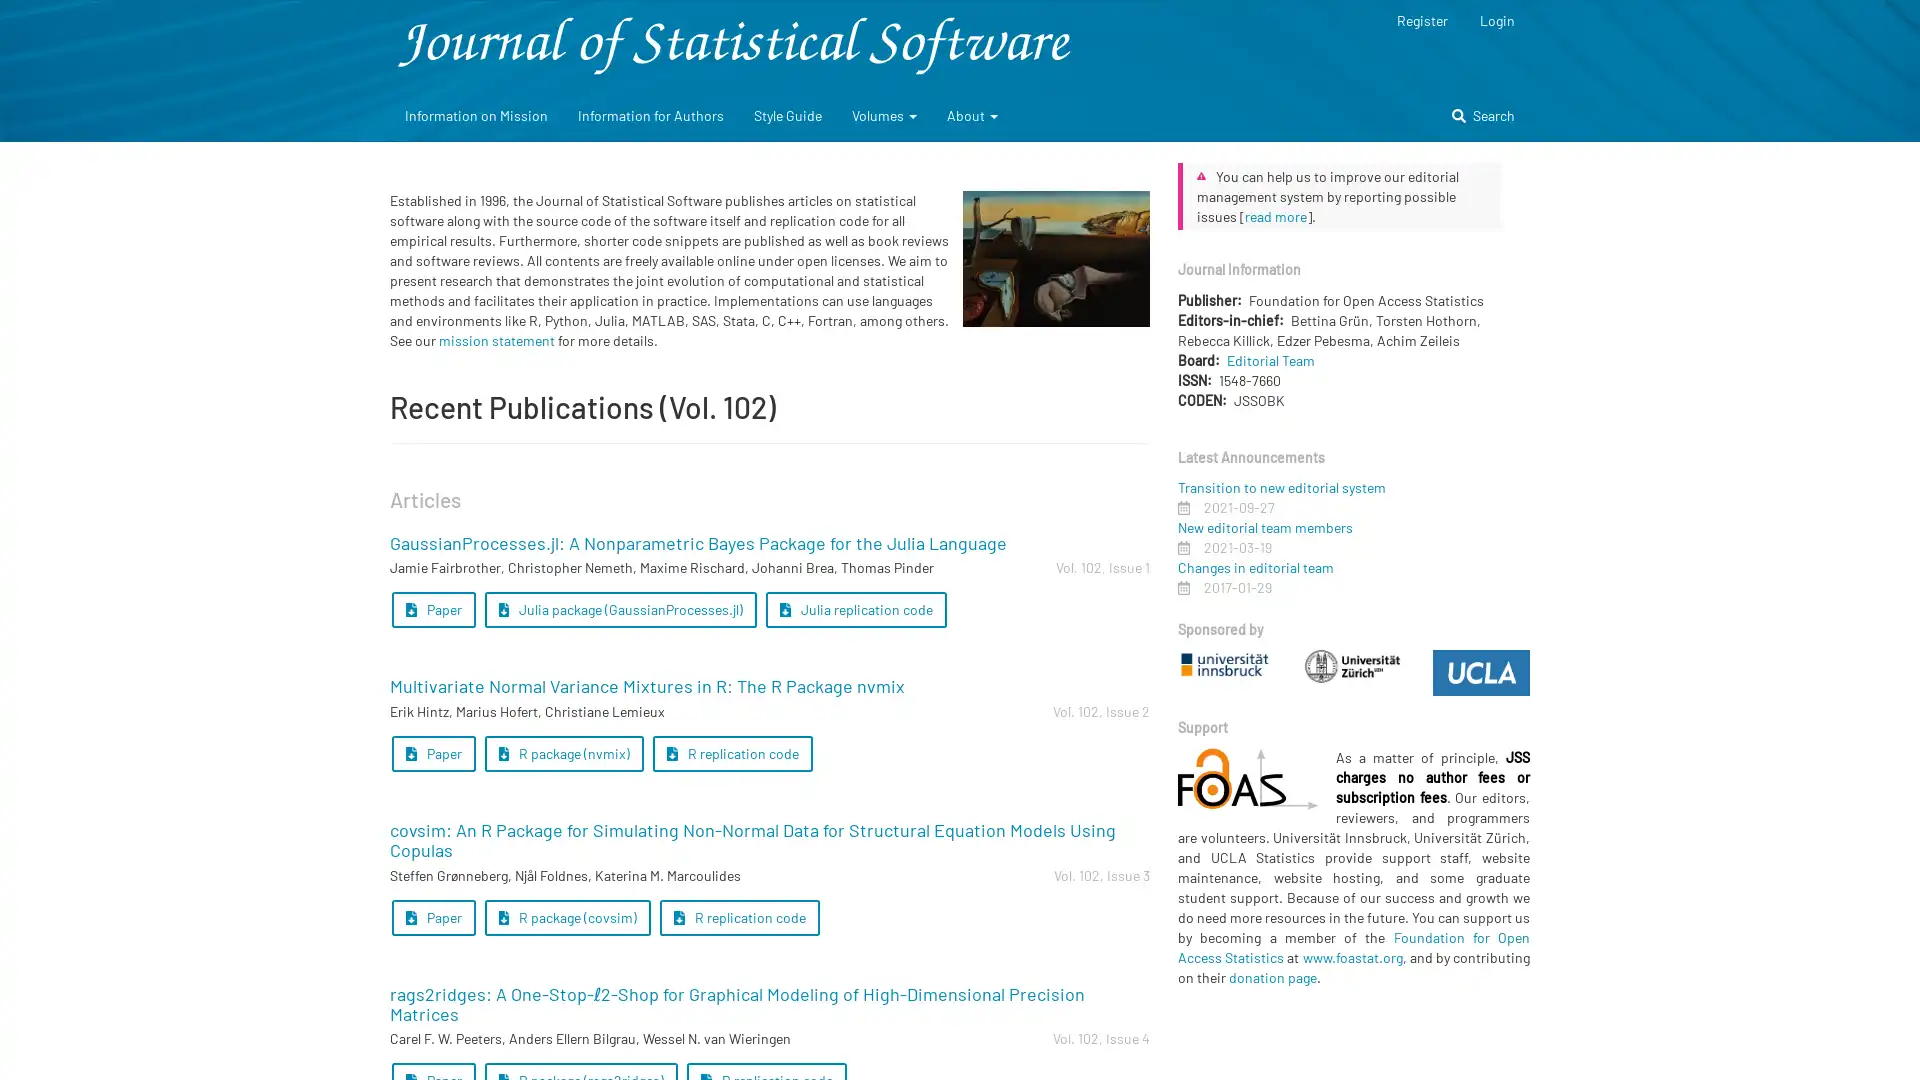 The height and width of the screenshot is (1080, 1920). I want to click on Julia replication code, so click(855, 608).